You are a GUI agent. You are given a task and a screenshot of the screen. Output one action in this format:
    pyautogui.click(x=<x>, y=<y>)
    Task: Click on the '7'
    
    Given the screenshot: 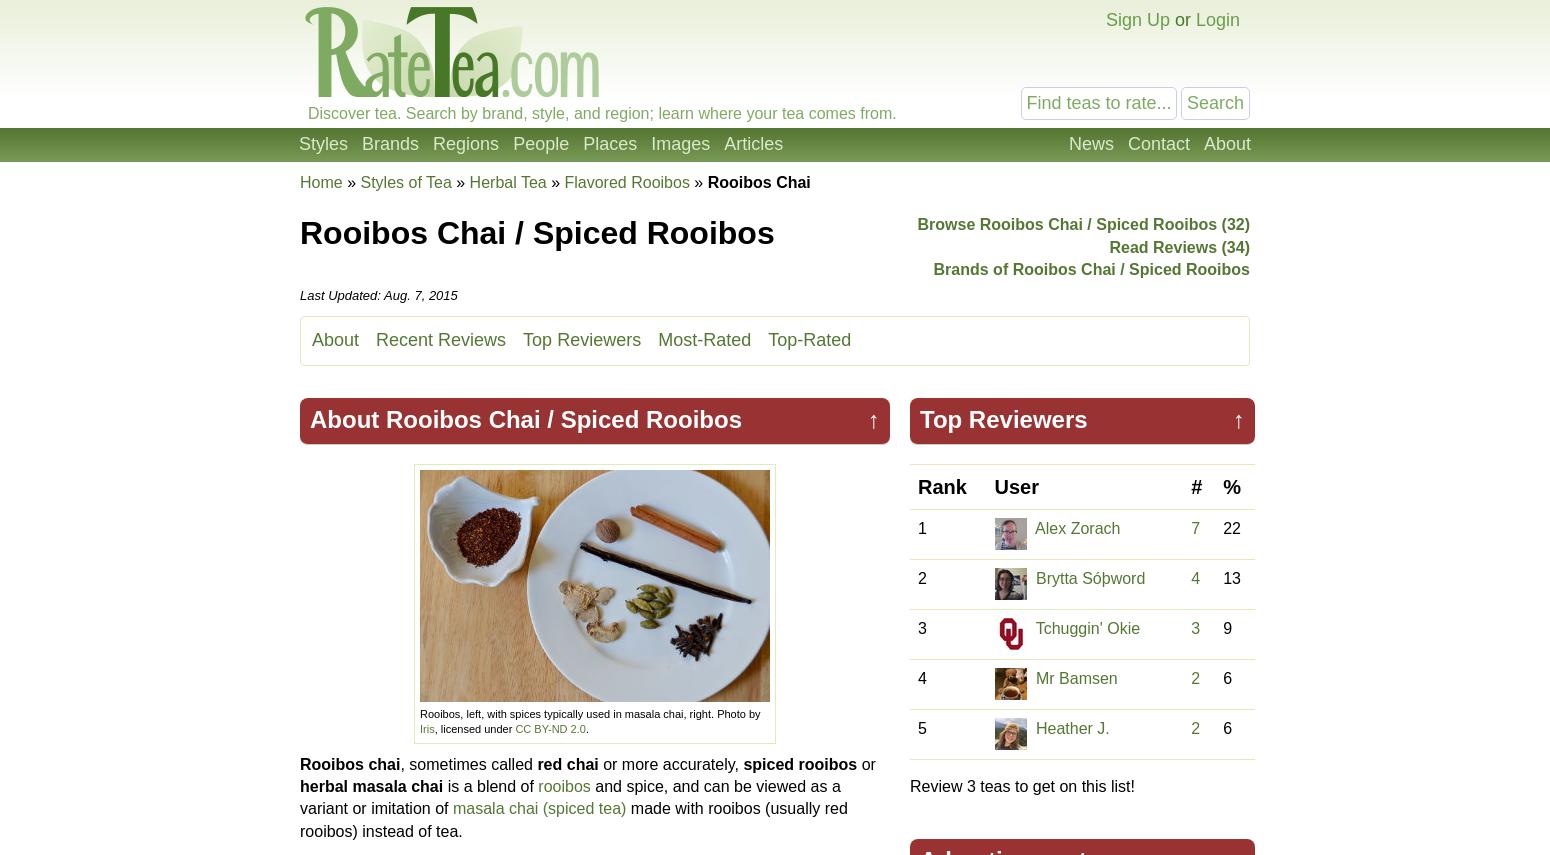 What is the action you would take?
    pyautogui.click(x=1191, y=528)
    